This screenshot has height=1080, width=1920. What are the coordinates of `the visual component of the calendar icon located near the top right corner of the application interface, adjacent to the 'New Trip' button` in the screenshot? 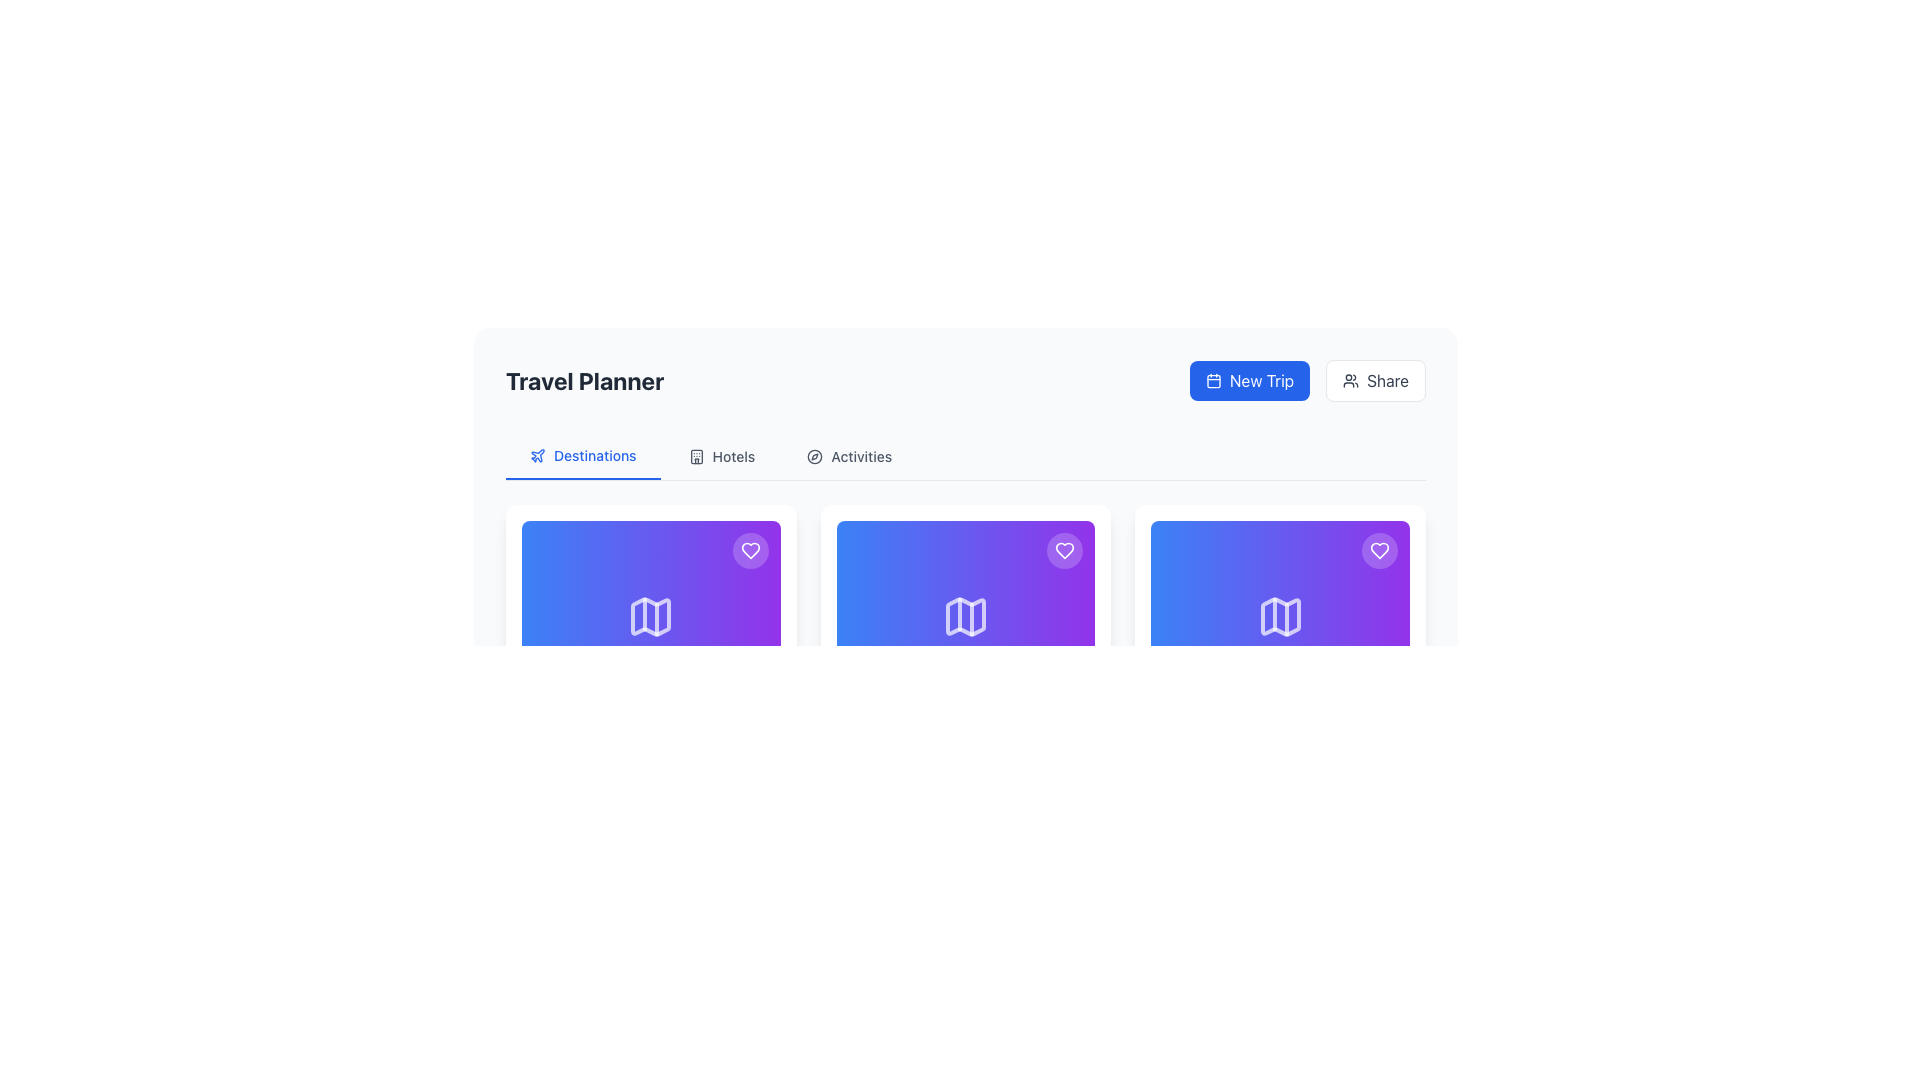 It's located at (1213, 381).